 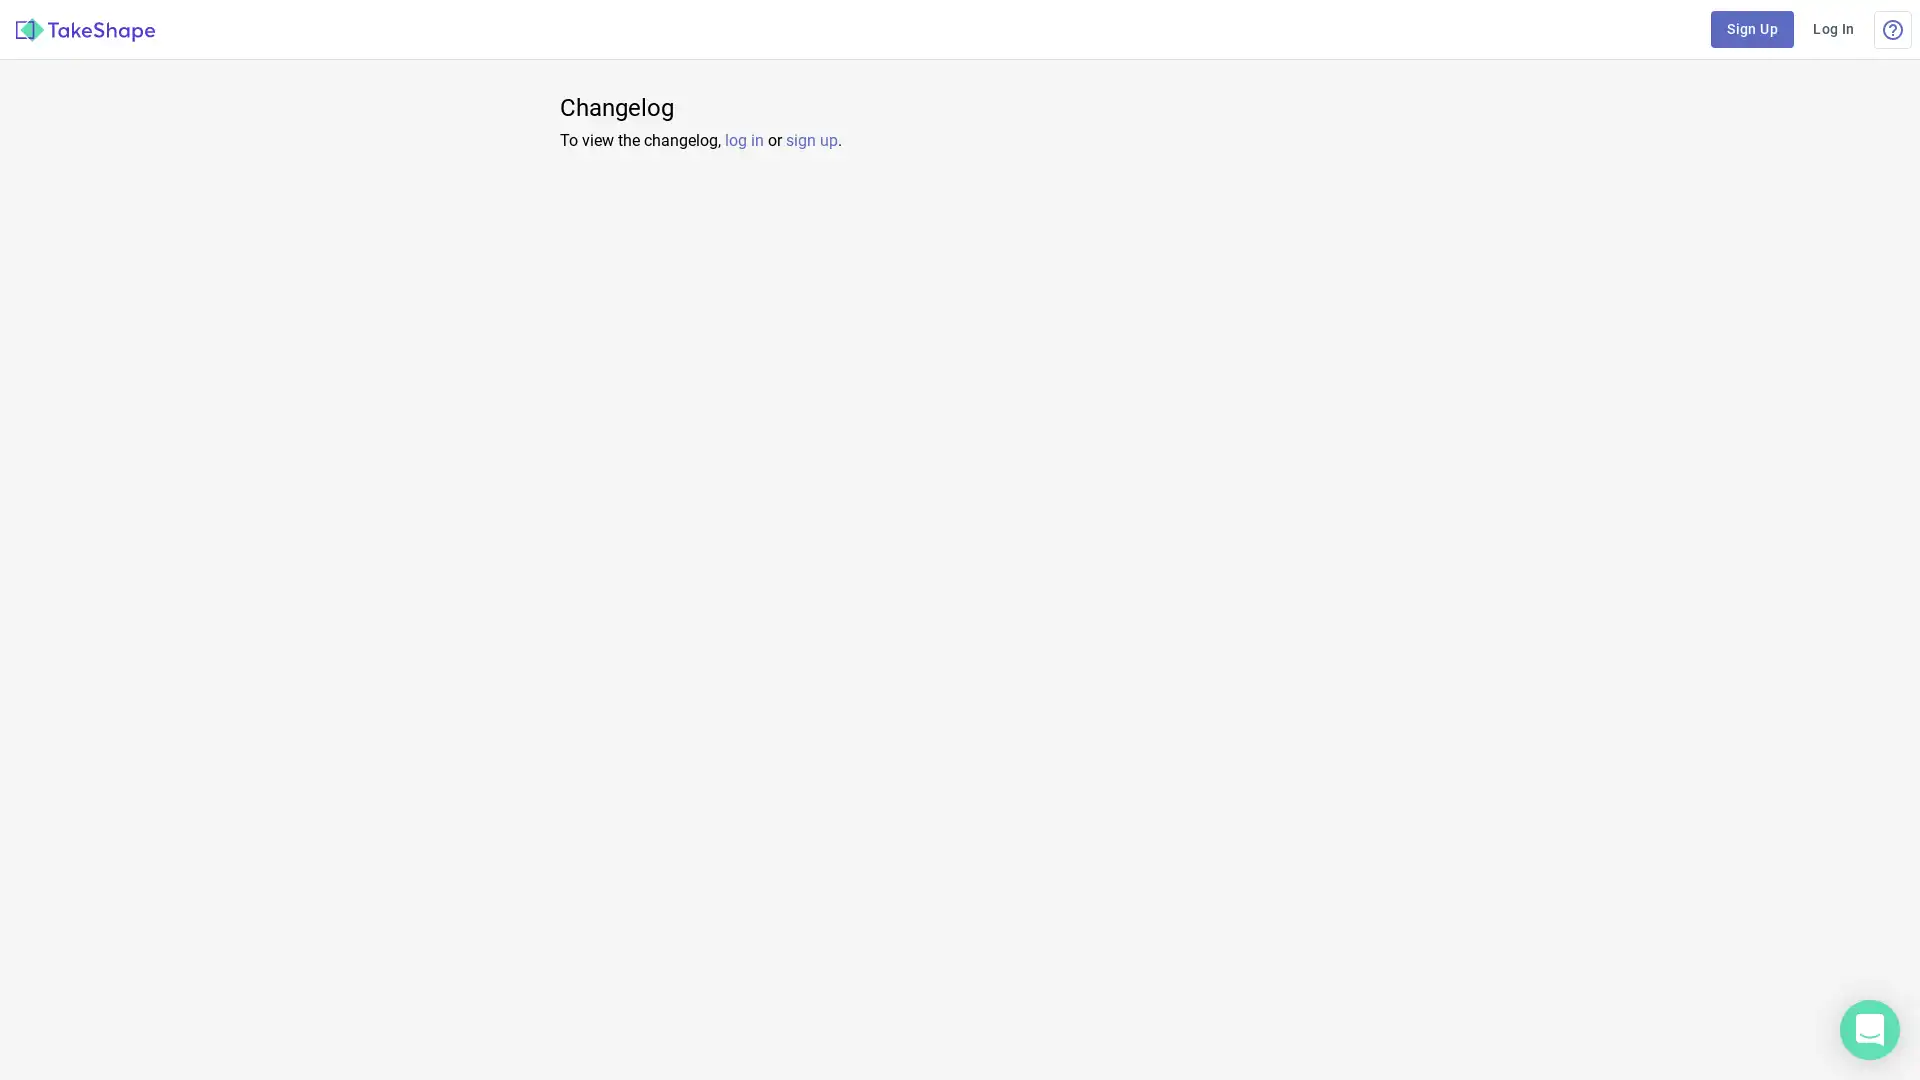 I want to click on Open Intercom Messenger, so click(x=1869, y=1029).